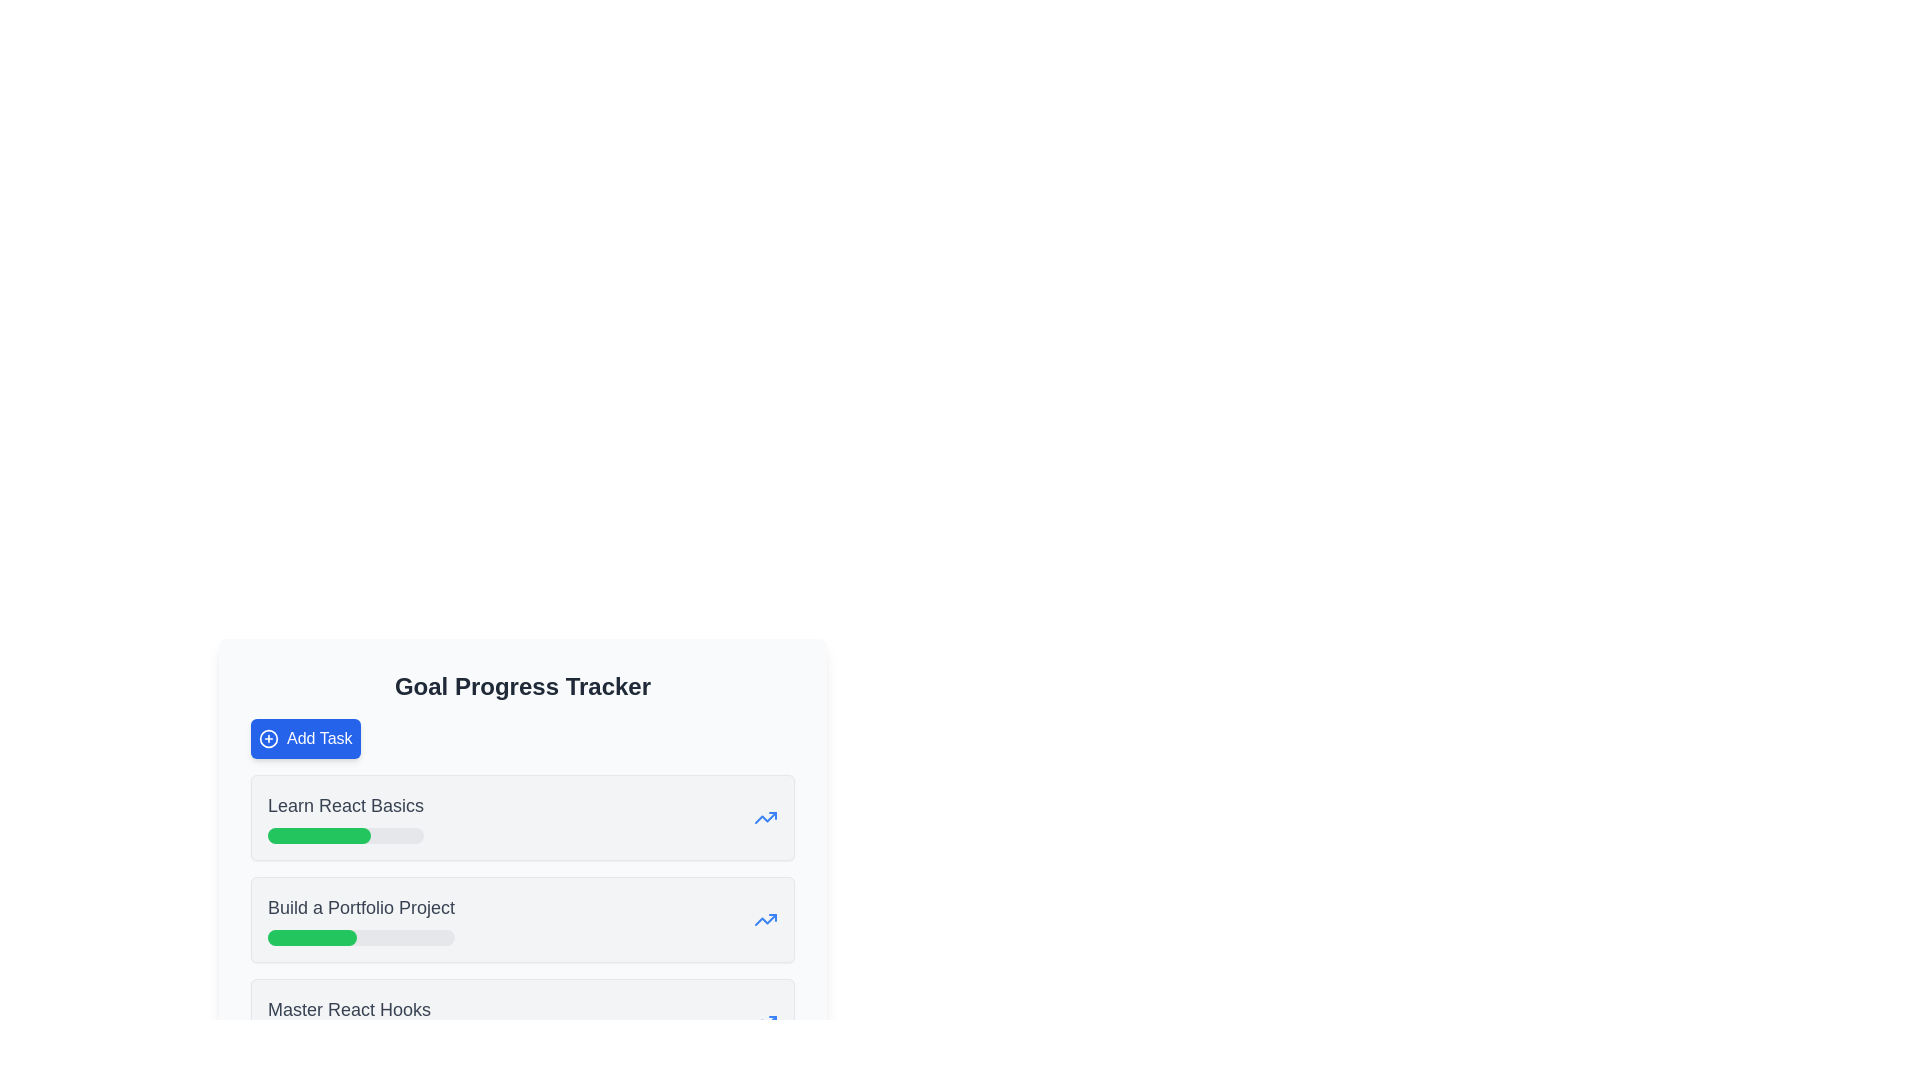 Image resolution: width=1920 pixels, height=1080 pixels. I want to click on the first progress bar element in the 'Goal Progress Tracker' section, which is styled with a light gray background and a green filled portion, indicating progress, so click(345, 836).